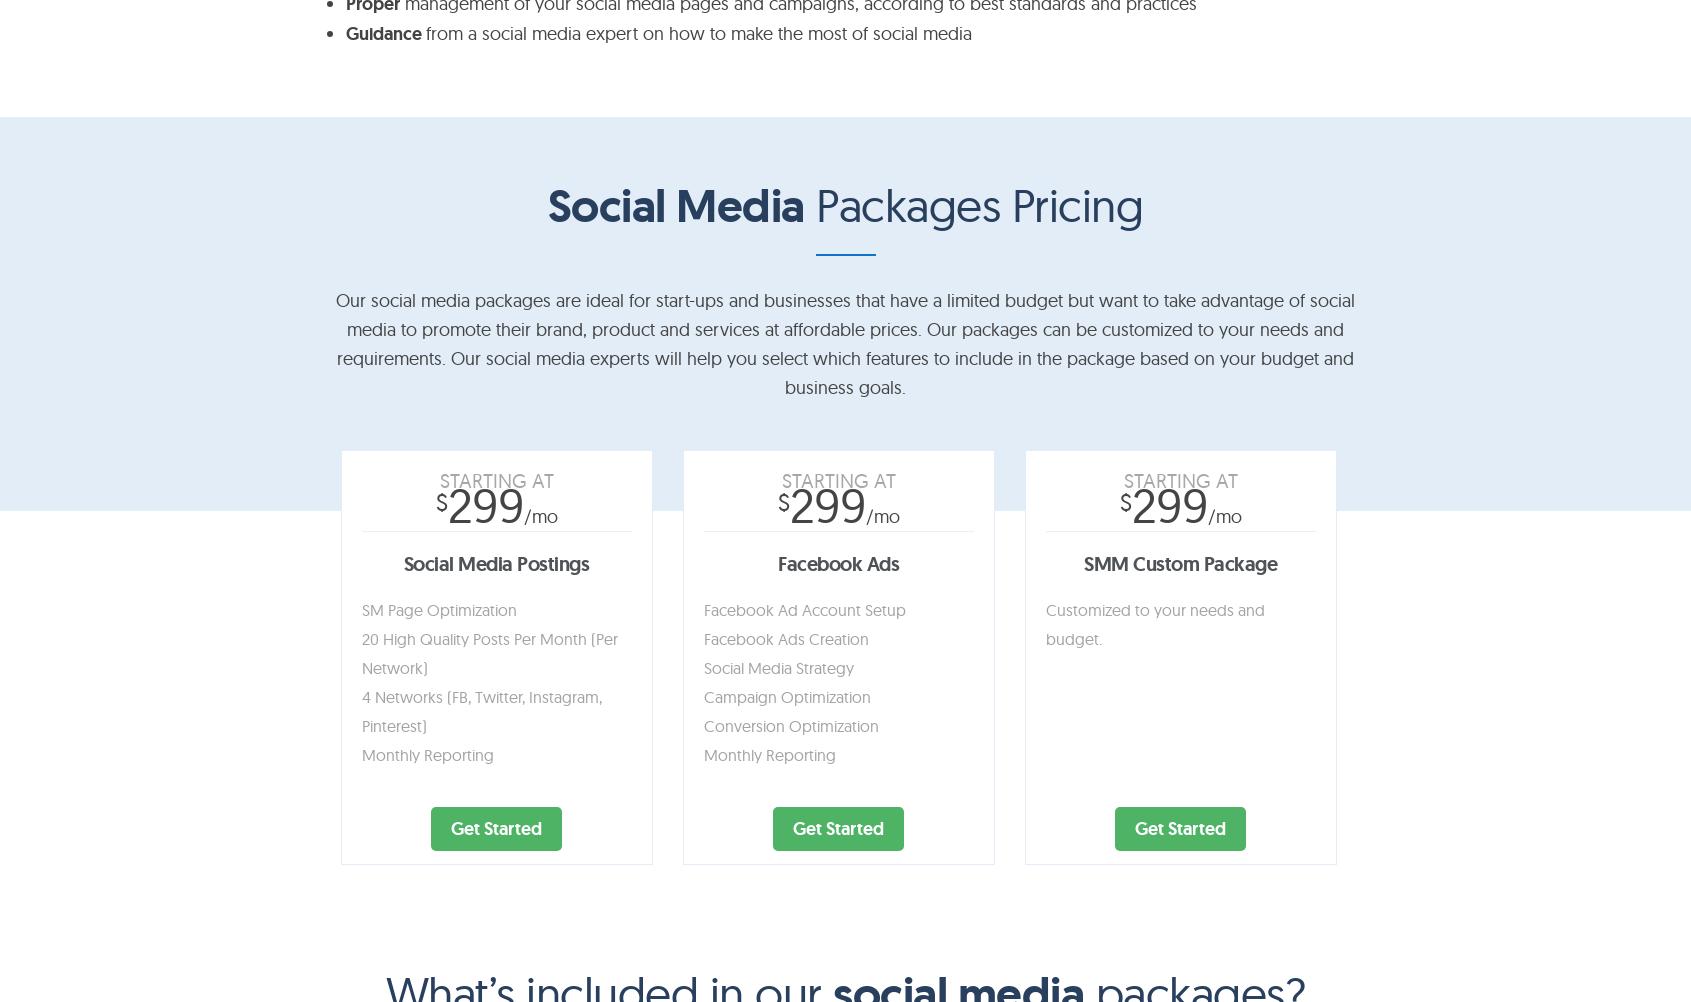 The height and width of the screenshot is (1002, 1691). I want to click on 'Campaign Optimization', so click(785, 695).